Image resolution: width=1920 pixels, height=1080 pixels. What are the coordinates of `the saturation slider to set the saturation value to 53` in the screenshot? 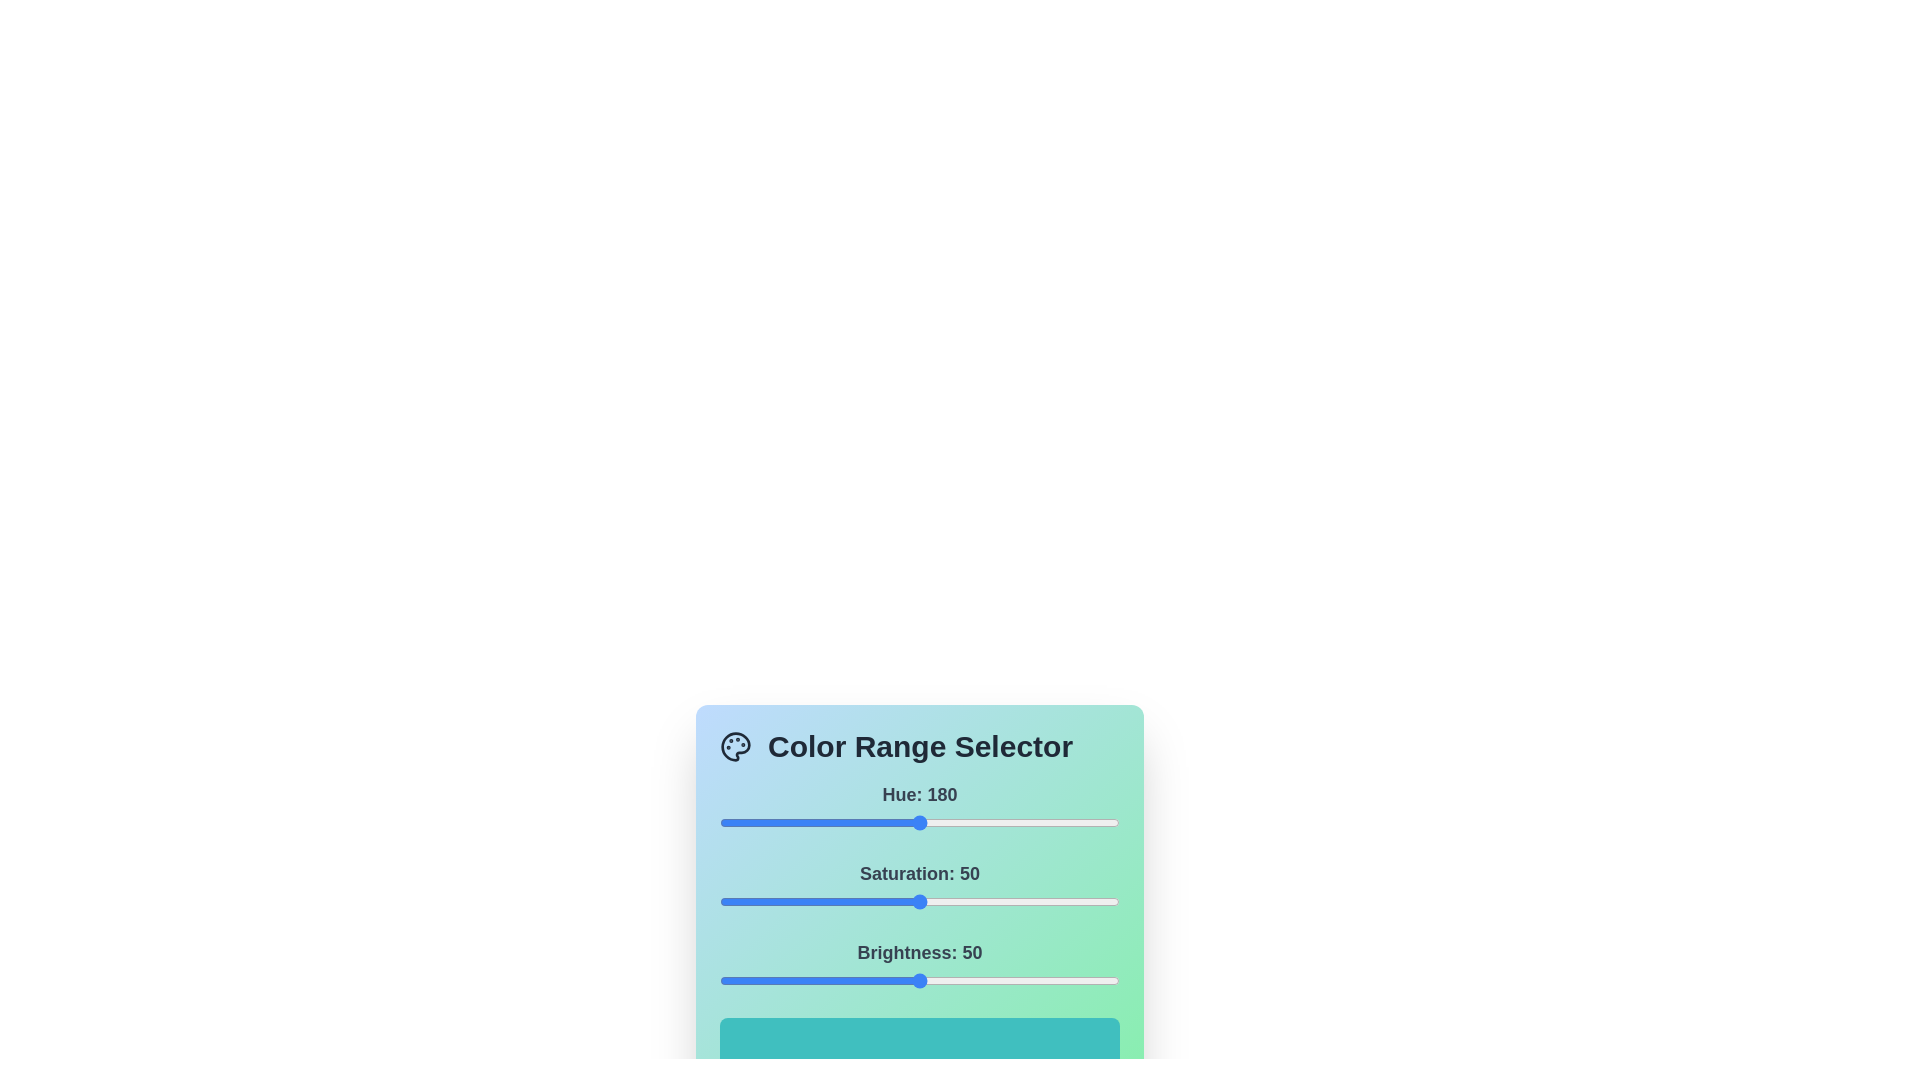 It's located at (930, 902).